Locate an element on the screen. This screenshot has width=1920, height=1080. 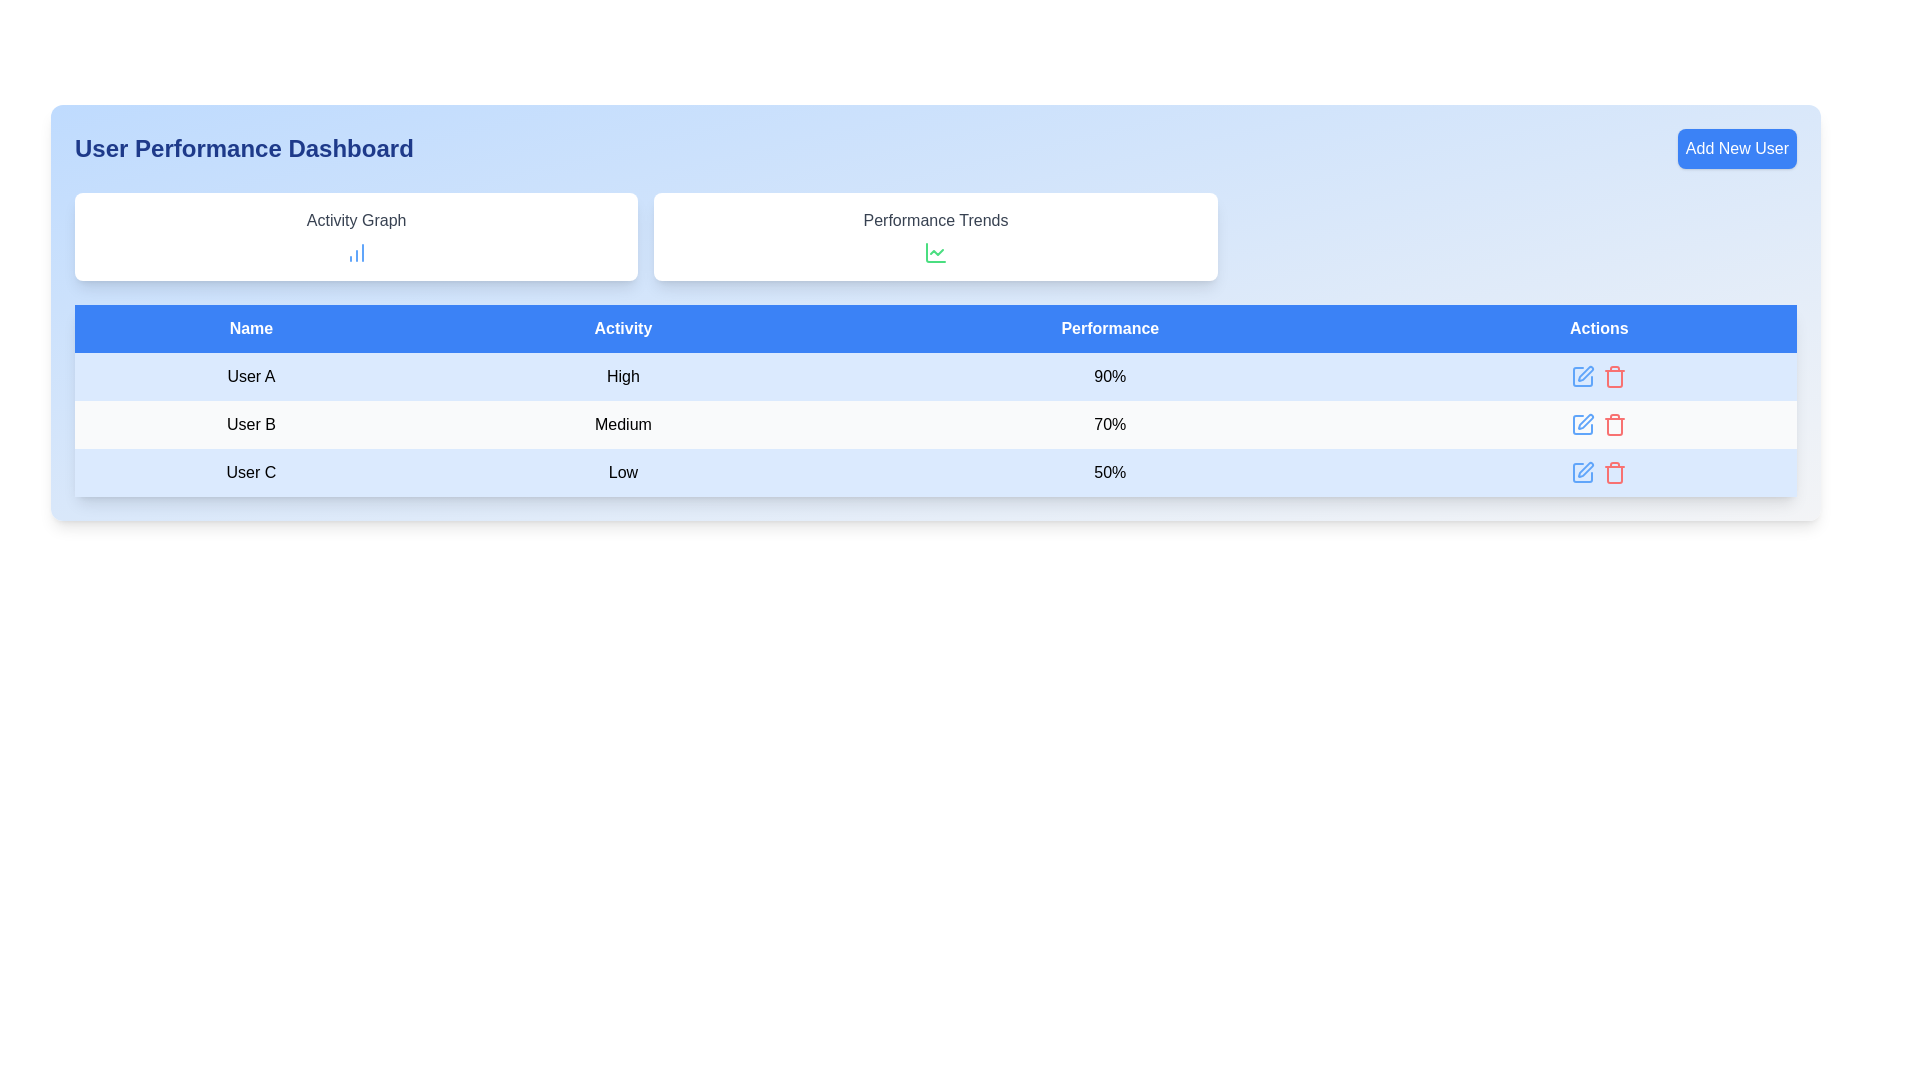
the blue column chart icon located at the center of the 'Activity Graph' card, which is positioned in the upper-left section of the interface is located at coordinates (356, 252).